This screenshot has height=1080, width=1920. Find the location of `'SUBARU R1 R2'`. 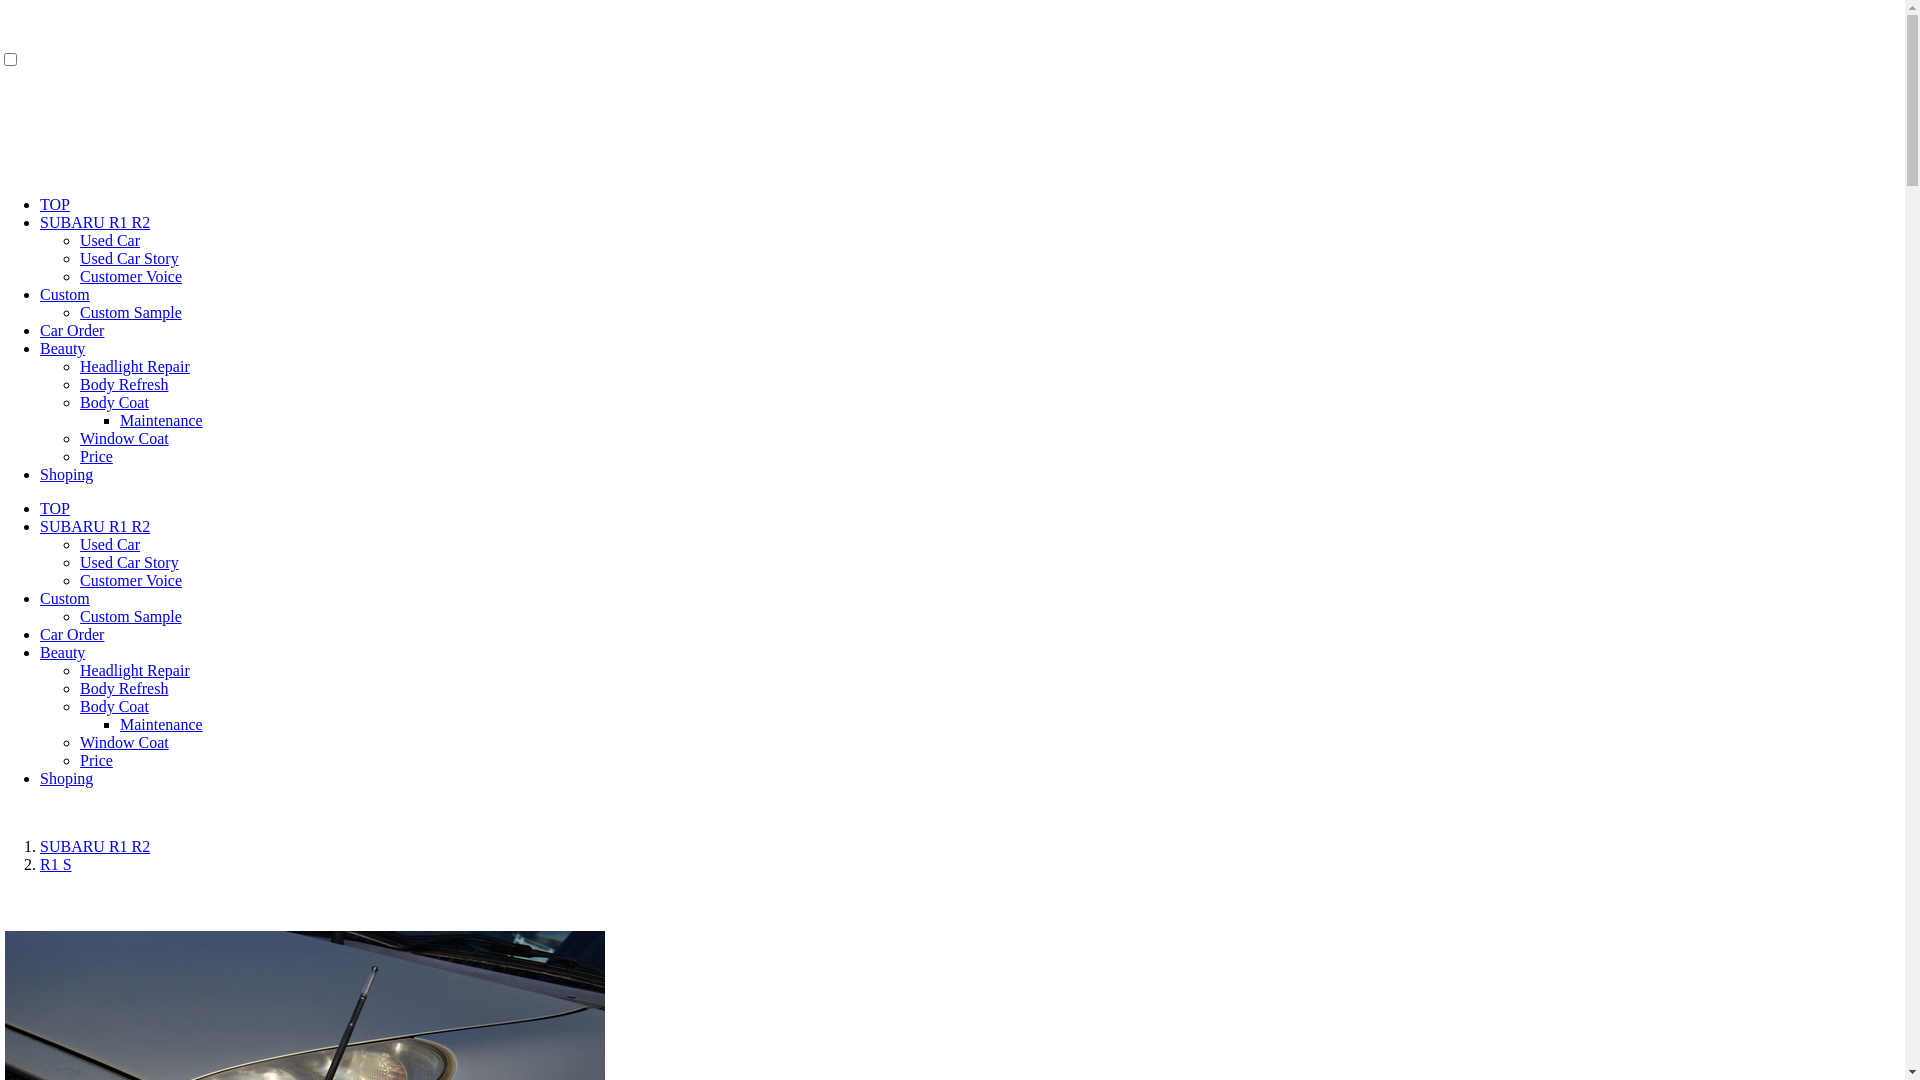

'SUBARU R1 R2' is located at coordinates (39, 222).